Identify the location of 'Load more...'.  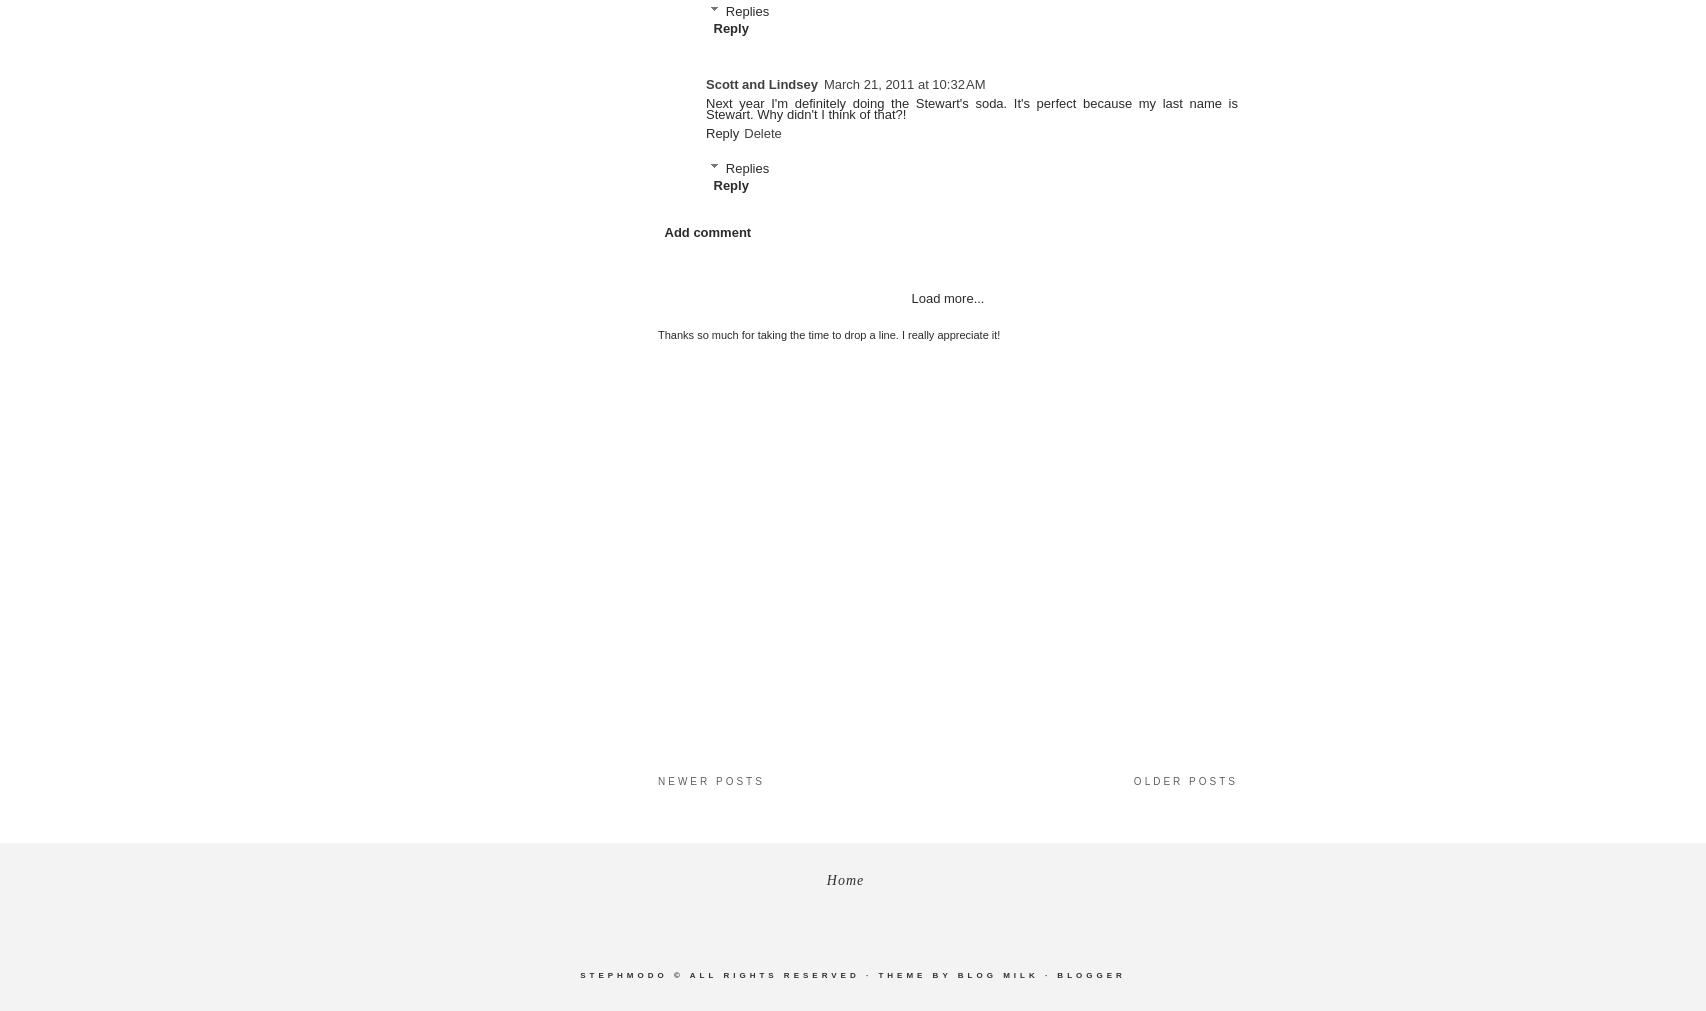
(911, 298).